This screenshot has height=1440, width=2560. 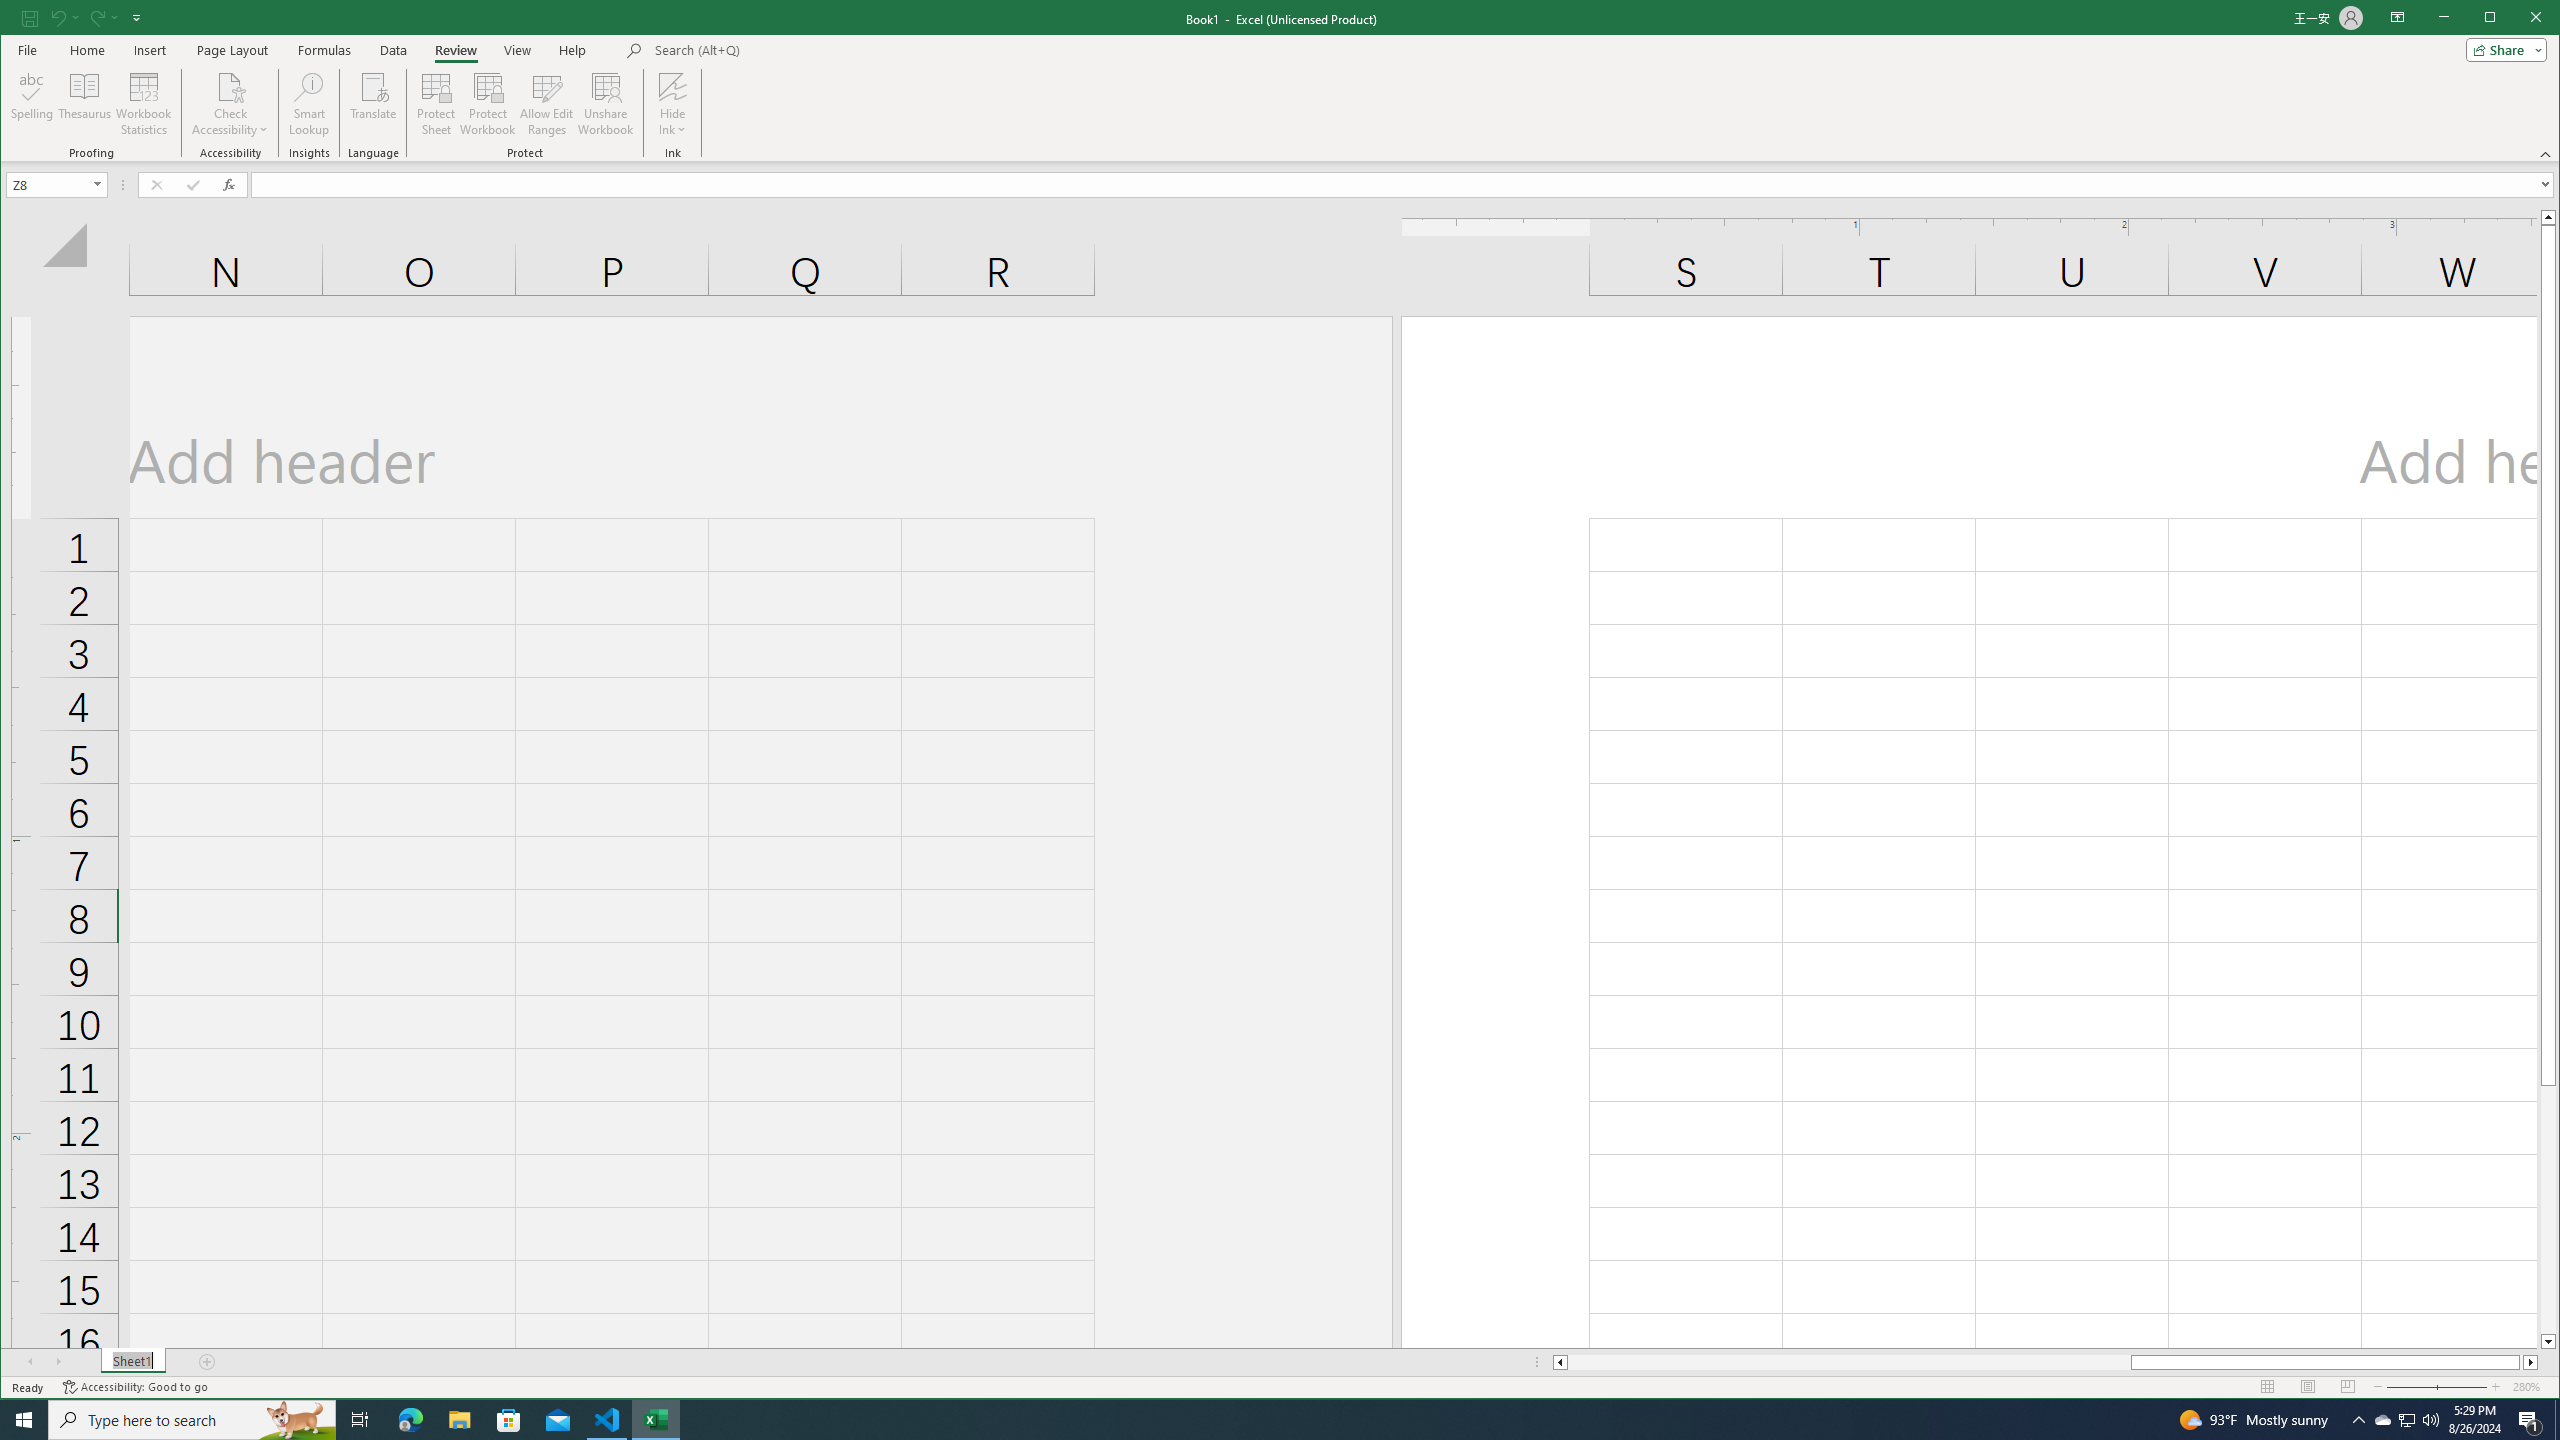 I want to click on 'Protect Workbook...', so click(x=486, y=103).